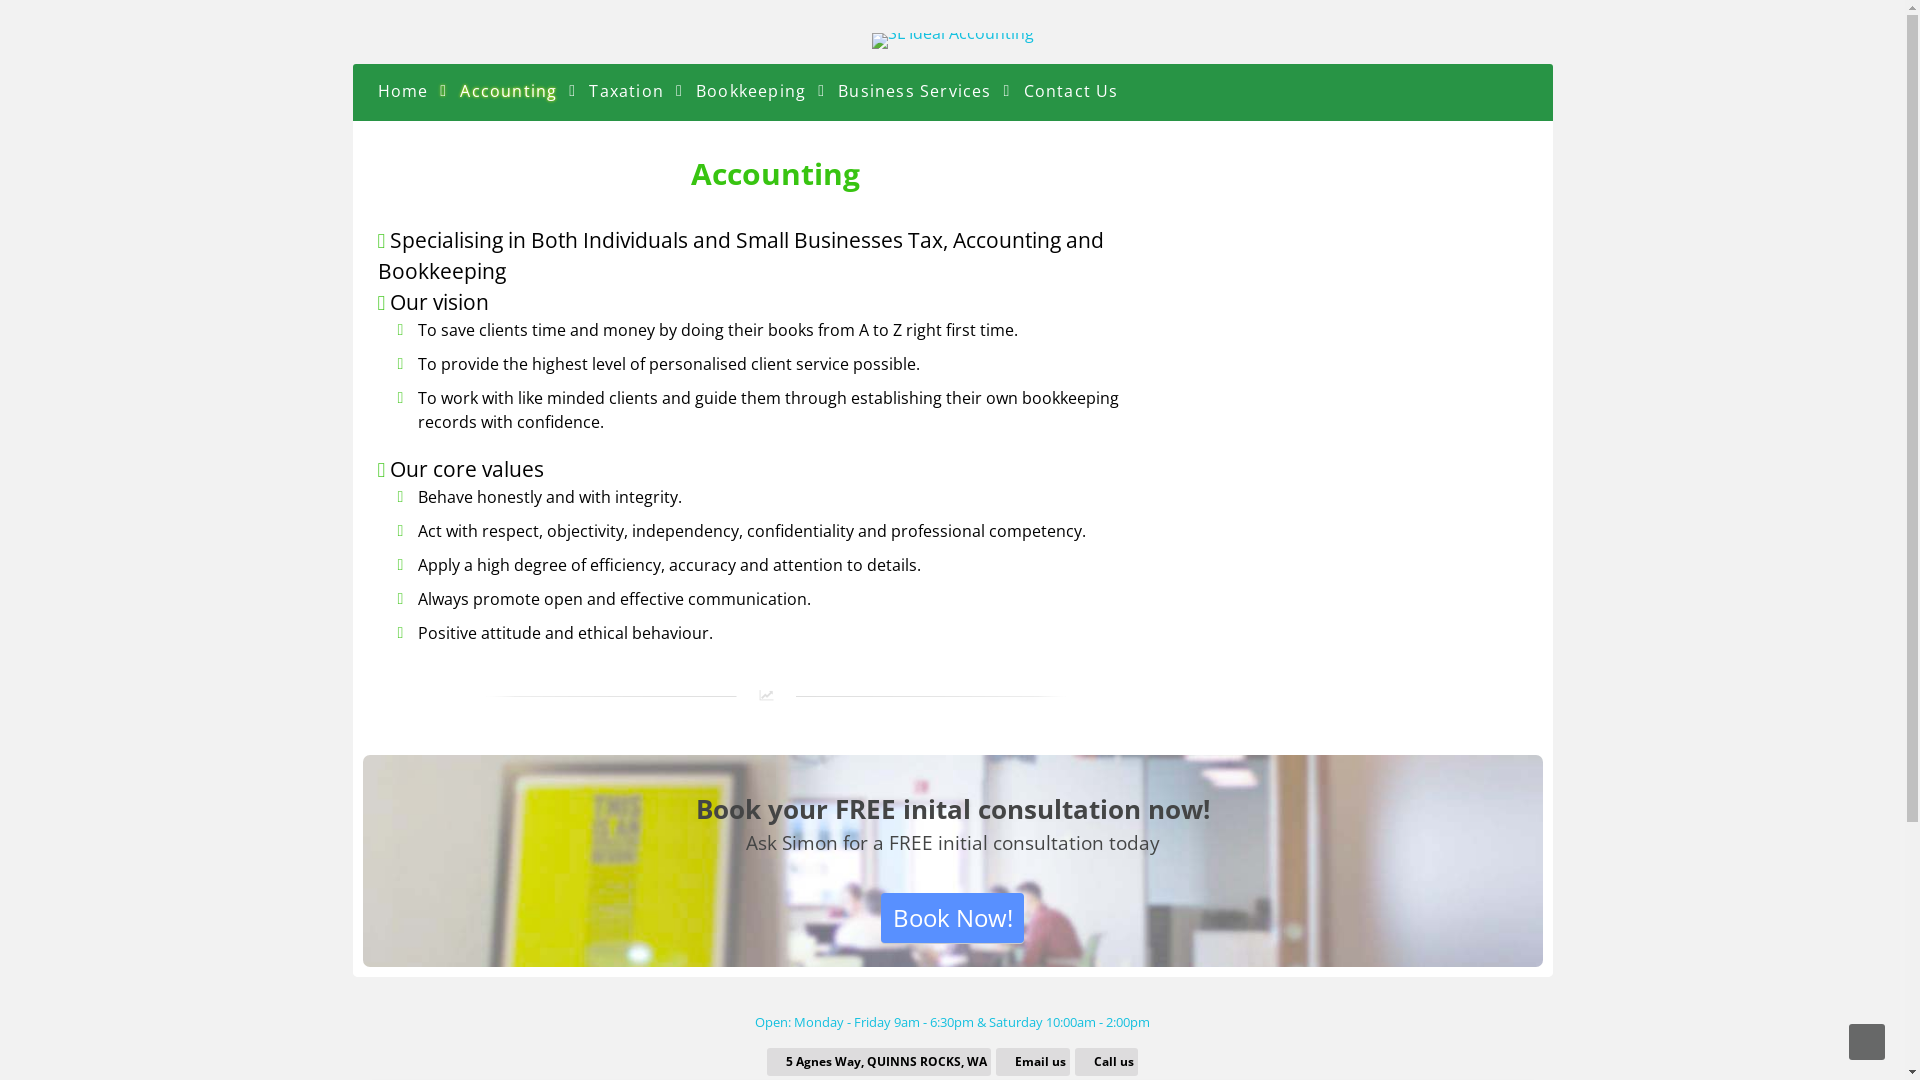 This screenshot has width=1920, height=1080. I want to click on 'Contact Us', so click(1070, 88).